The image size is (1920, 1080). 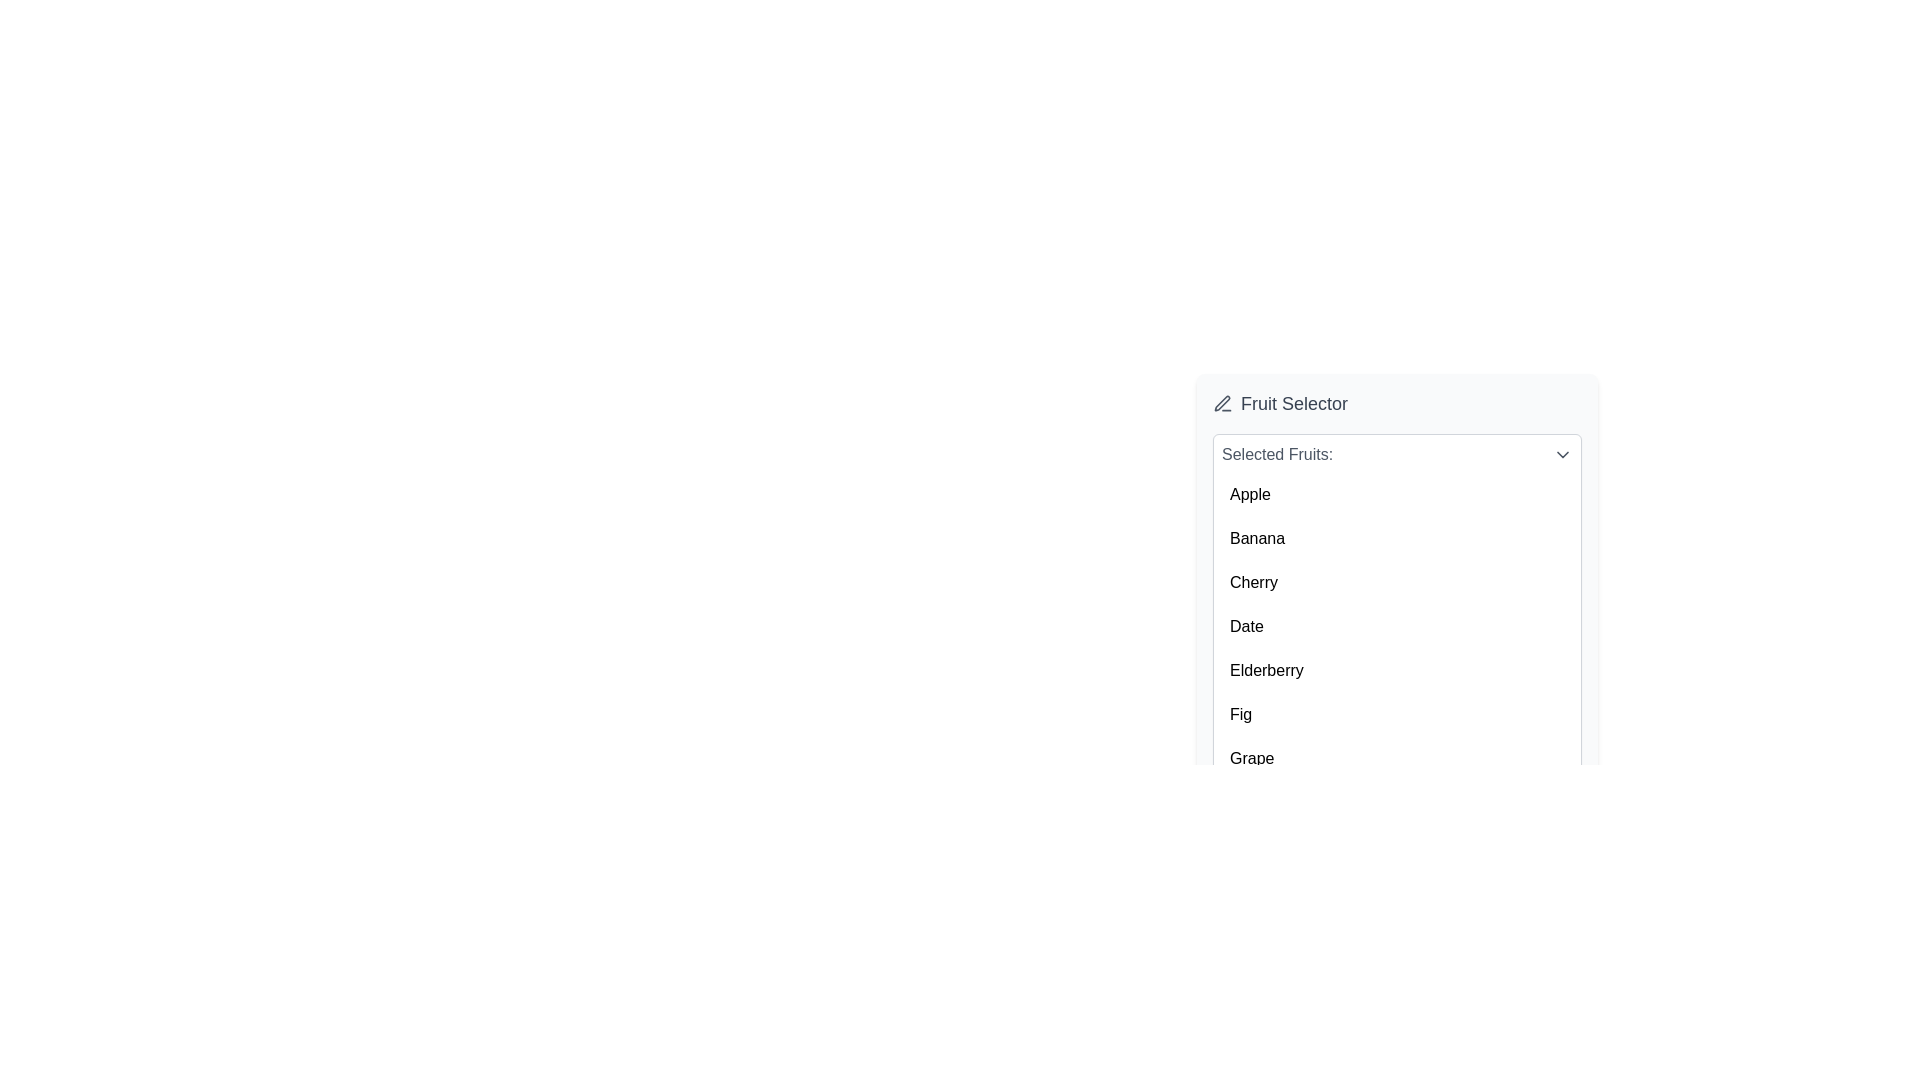 What do you see at coordinates (1396, 588) in the screenshot?
I see `the third fruit entry in the 'Fruit Selector' list` at bounding box center [1396, 588].